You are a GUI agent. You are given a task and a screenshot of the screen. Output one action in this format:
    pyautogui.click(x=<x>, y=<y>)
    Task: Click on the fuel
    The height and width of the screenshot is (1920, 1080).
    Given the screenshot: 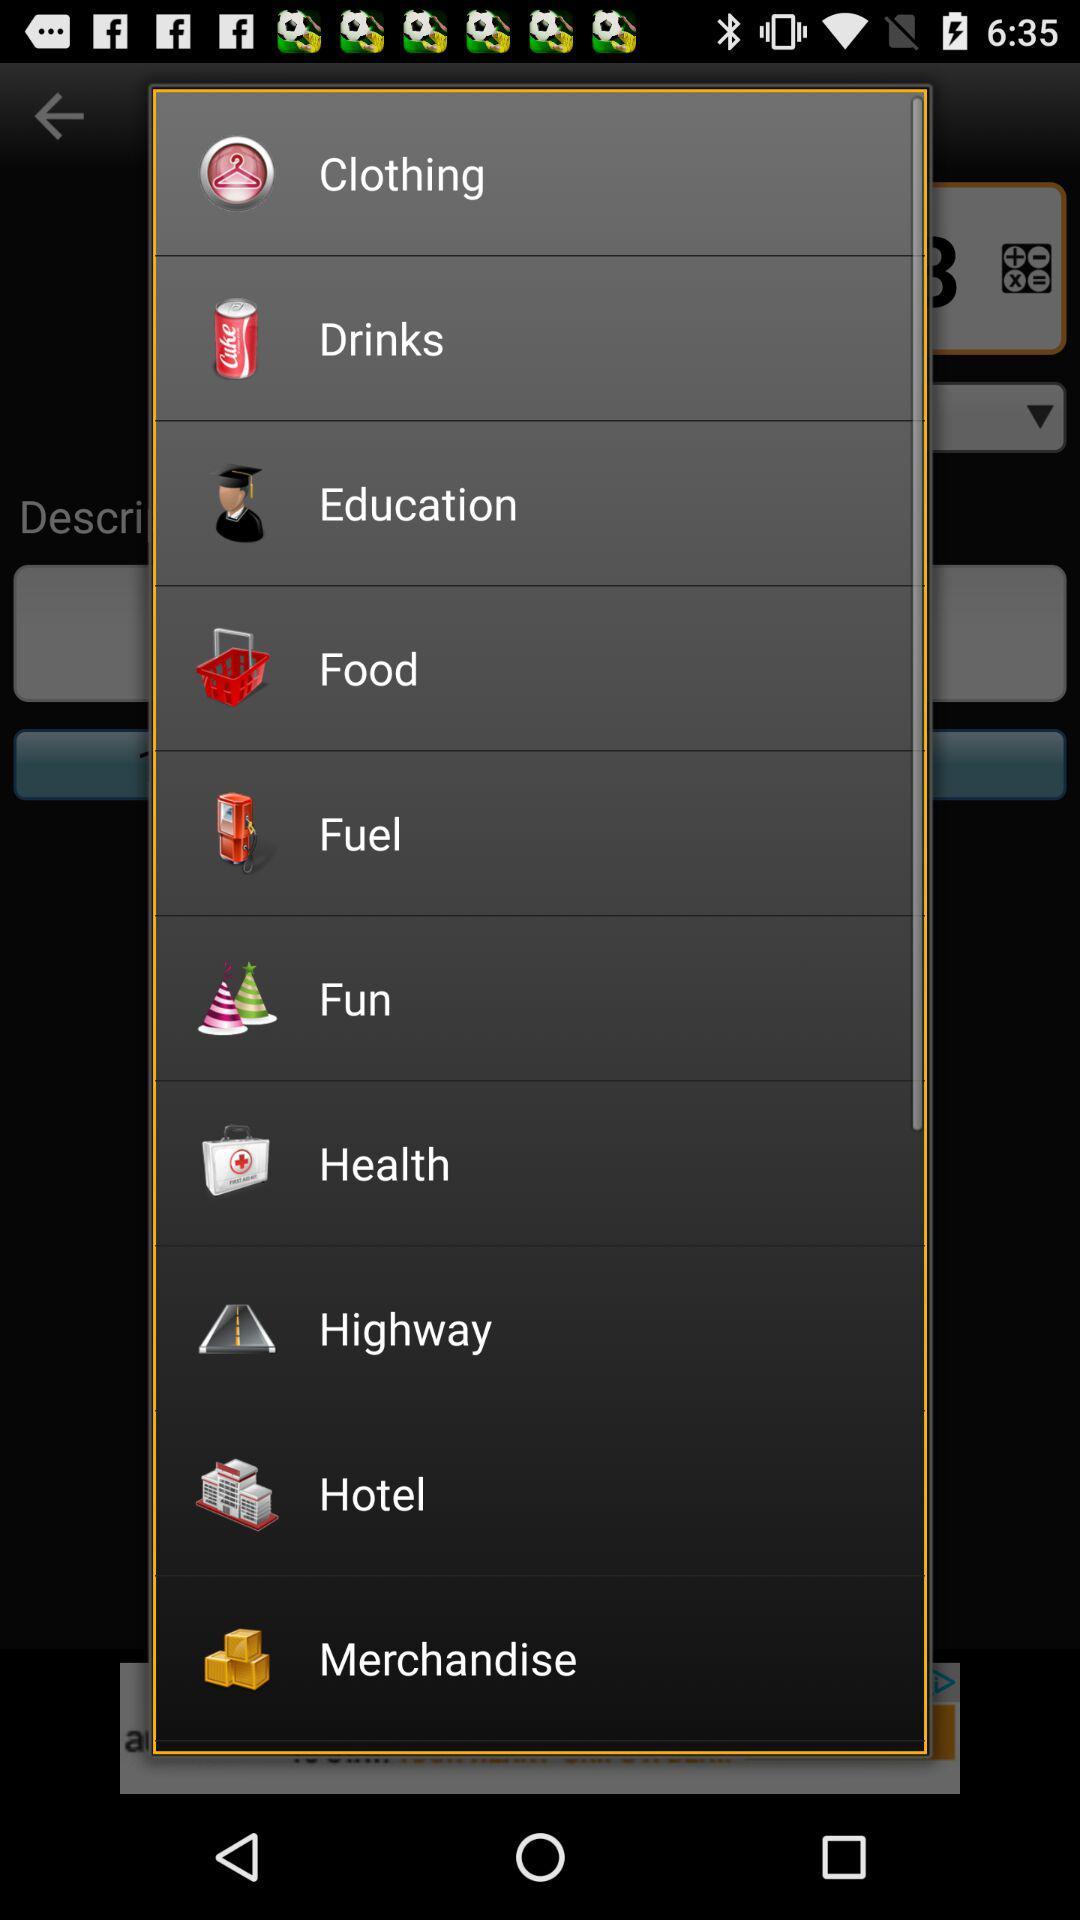 What is the action you would take?
    pyautogui.click(x=607, y=832)
    